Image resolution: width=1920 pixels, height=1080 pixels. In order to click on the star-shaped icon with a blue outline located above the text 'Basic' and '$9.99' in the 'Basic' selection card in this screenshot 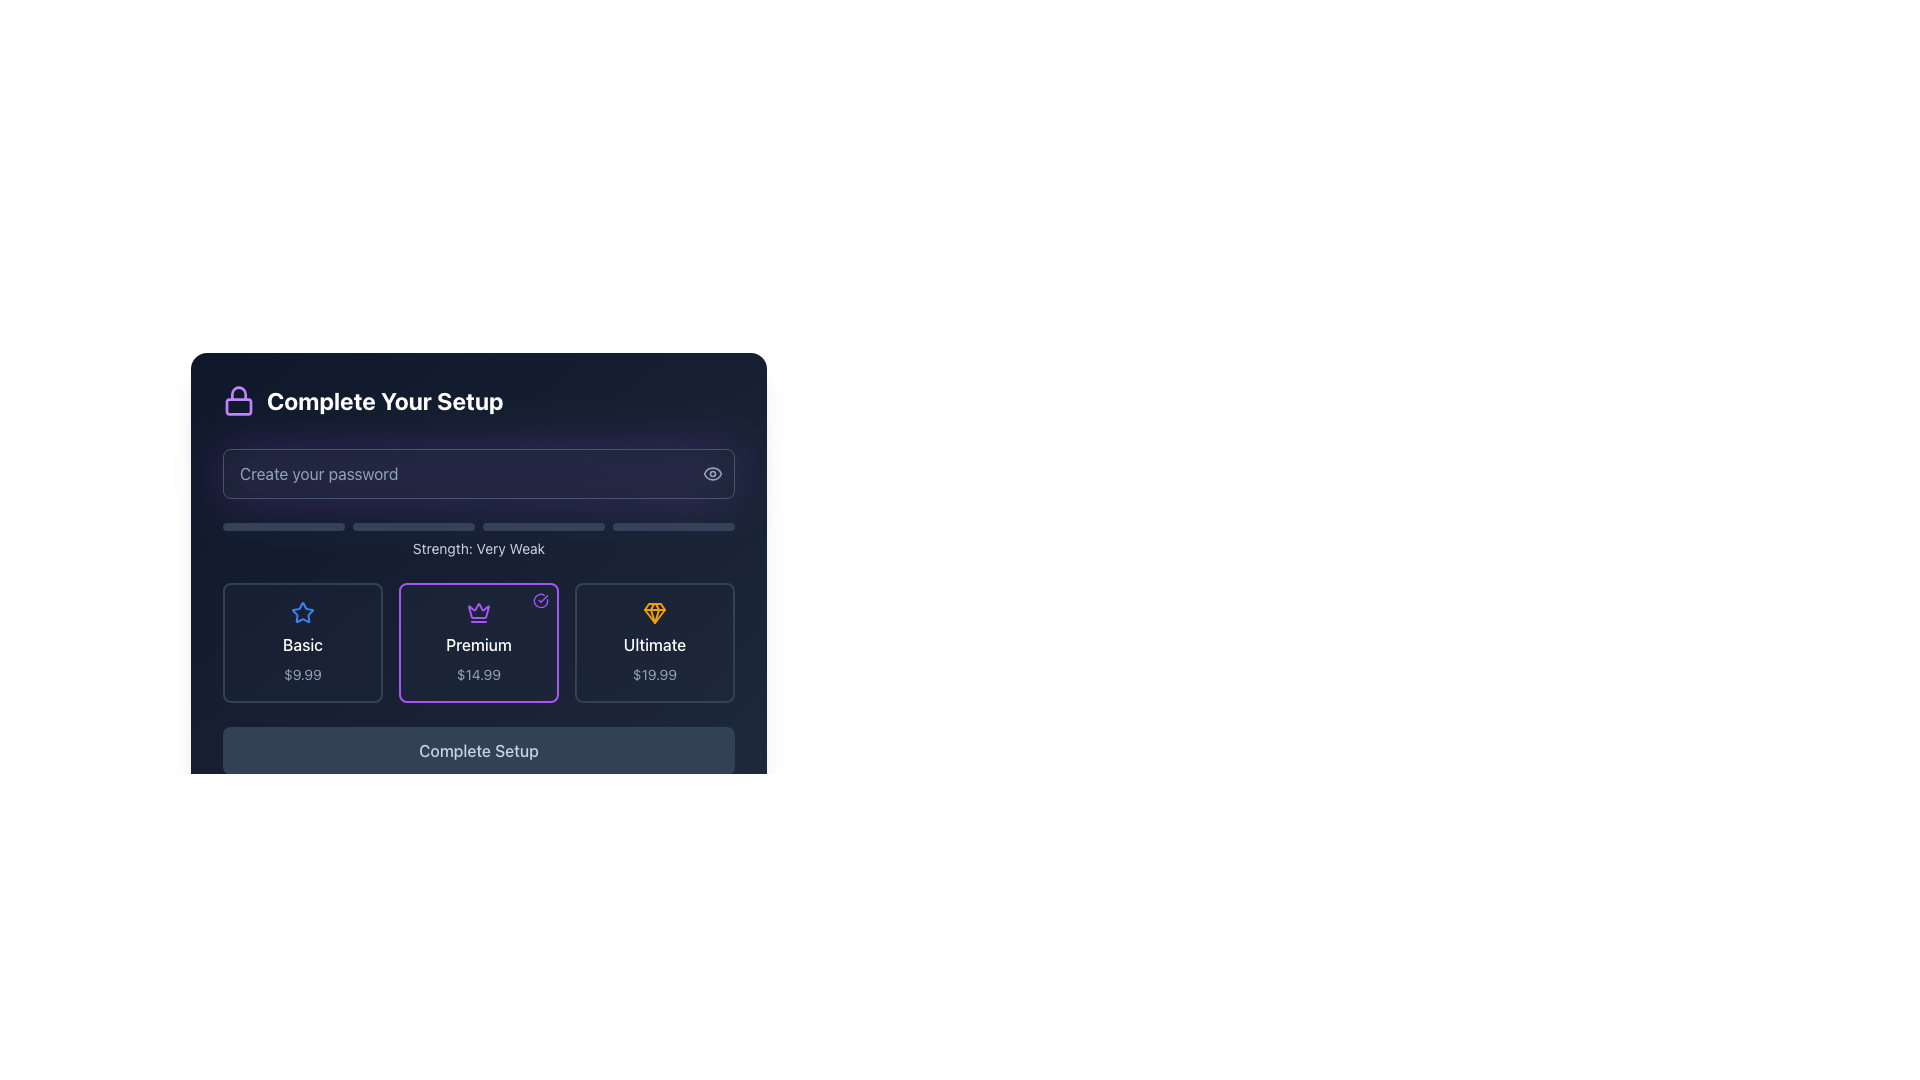, I will do `click(301, 612)`.